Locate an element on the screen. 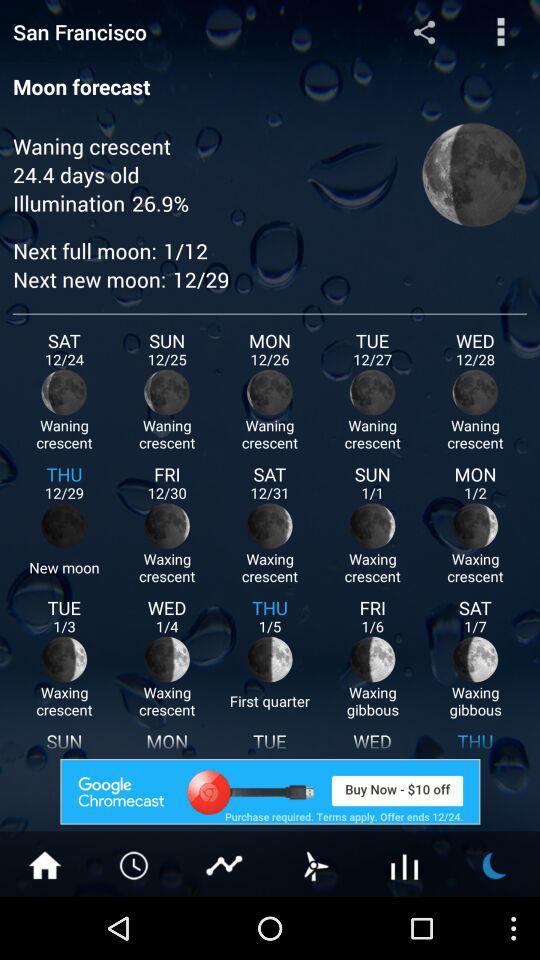 Image resolution: width=540 pixels, height=960 pixels. the menu icon is located at coordinates (405, 925).